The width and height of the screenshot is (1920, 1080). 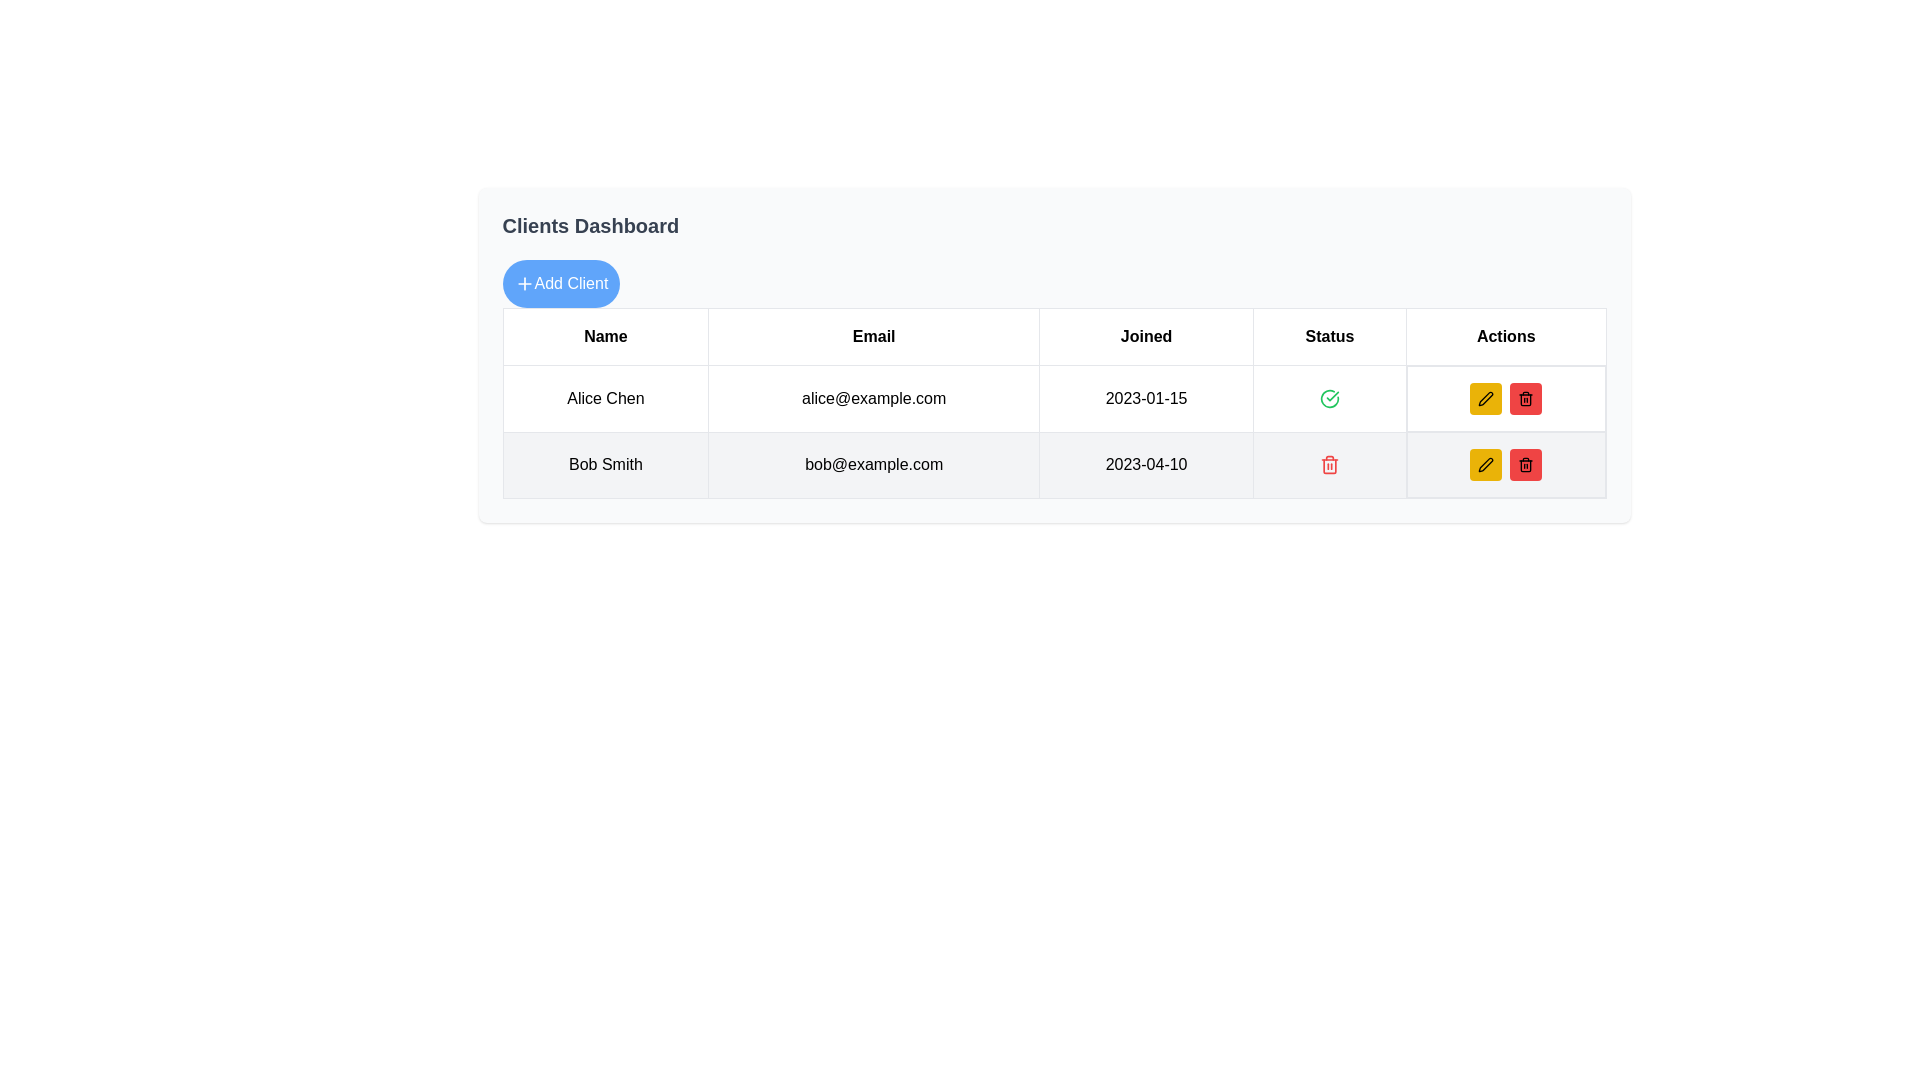 What do you see at coordinates (1486, 465) in the screenshot?
I see `the yellow edit button with a pen icon located in the 'Actions' column of the second row in the table to initiate the editing process` at bounding box center [1486, 465].